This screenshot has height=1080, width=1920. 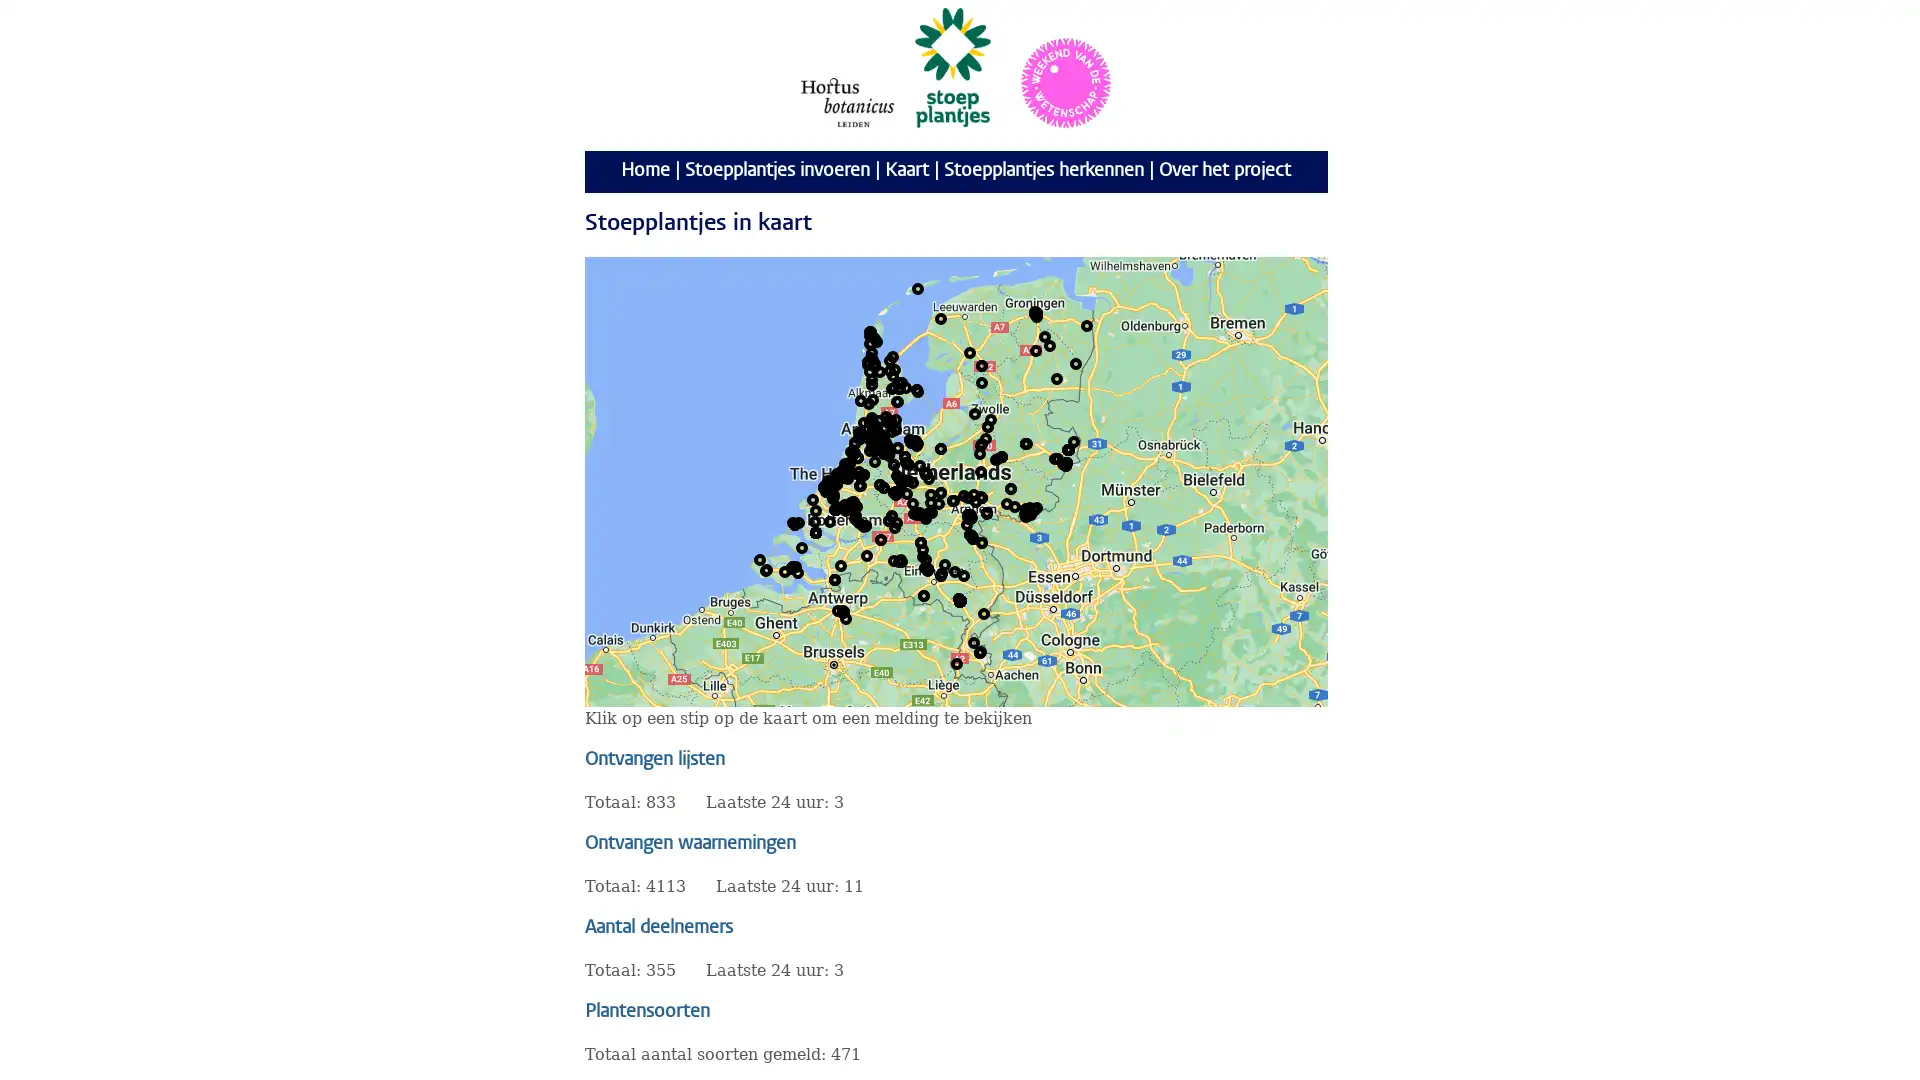 I want to click on Telling van op 17 oktober 2021, so click(x=824, y=486).